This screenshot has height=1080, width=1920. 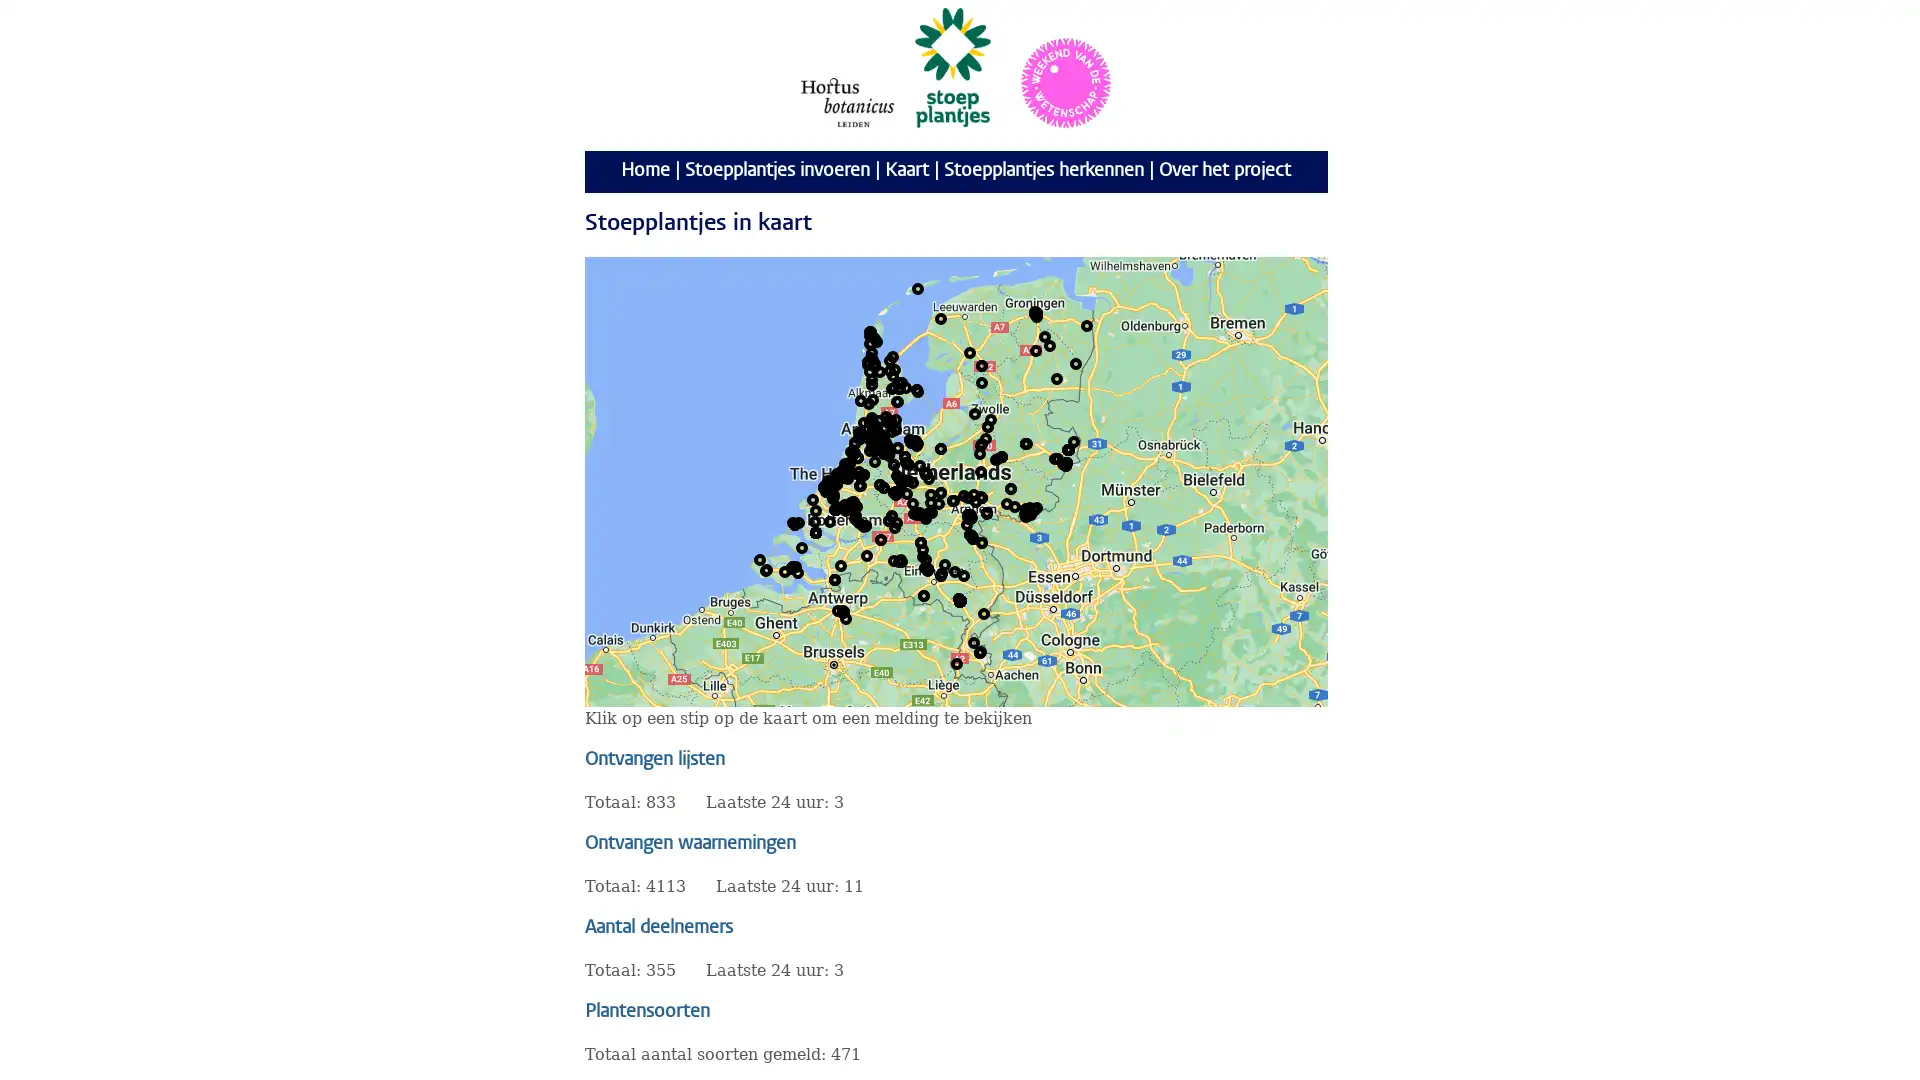 I want to click on Telling van op 17 oktober 2021, so click(x=824, y=486).